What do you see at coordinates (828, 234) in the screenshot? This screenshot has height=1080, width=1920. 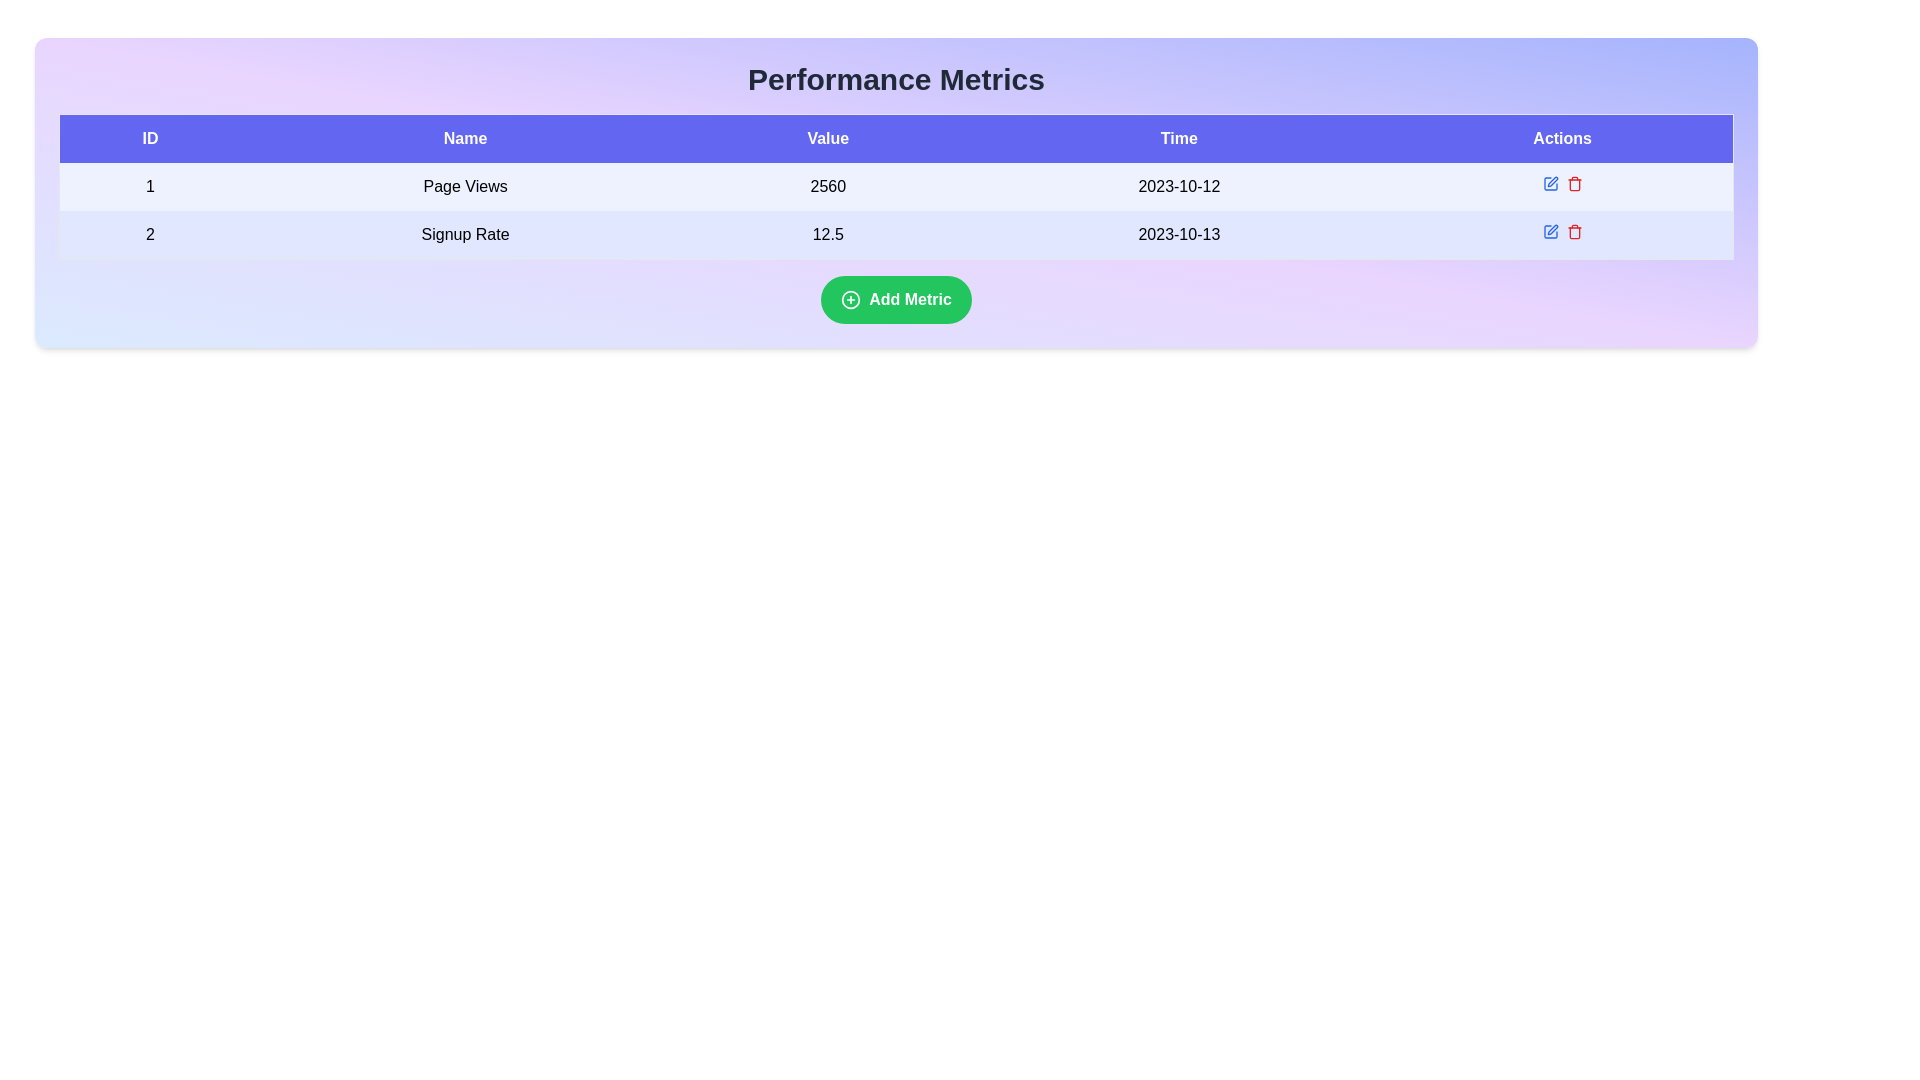 I see `the centered text component displaying '12.5' in black on a light blue background, located in the third column of the second row under the 'Value' header` at bounding box center [828, 234].